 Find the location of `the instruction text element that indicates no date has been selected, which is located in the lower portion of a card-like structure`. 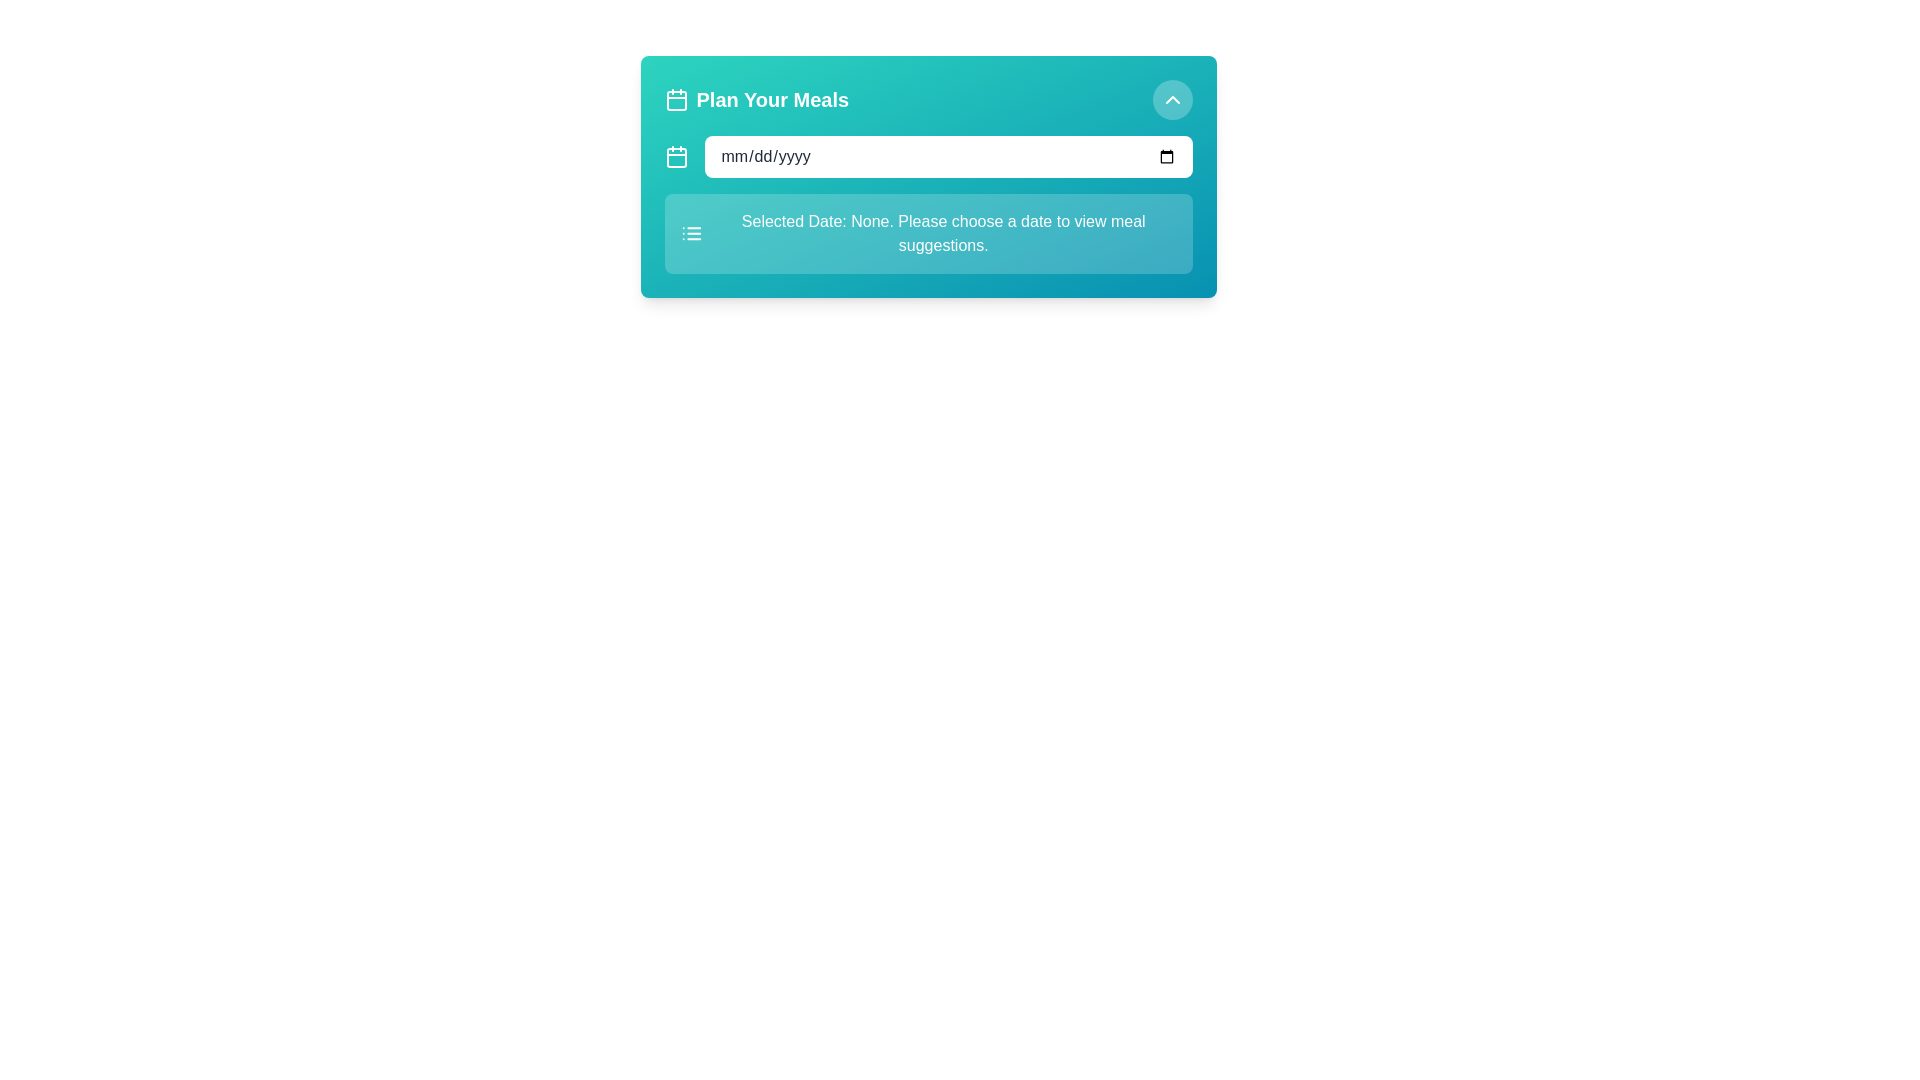

the instruction text element that indicates no date has been selected, which is located in the lower portion of a card-like structure is located at coordinates (942, 233).